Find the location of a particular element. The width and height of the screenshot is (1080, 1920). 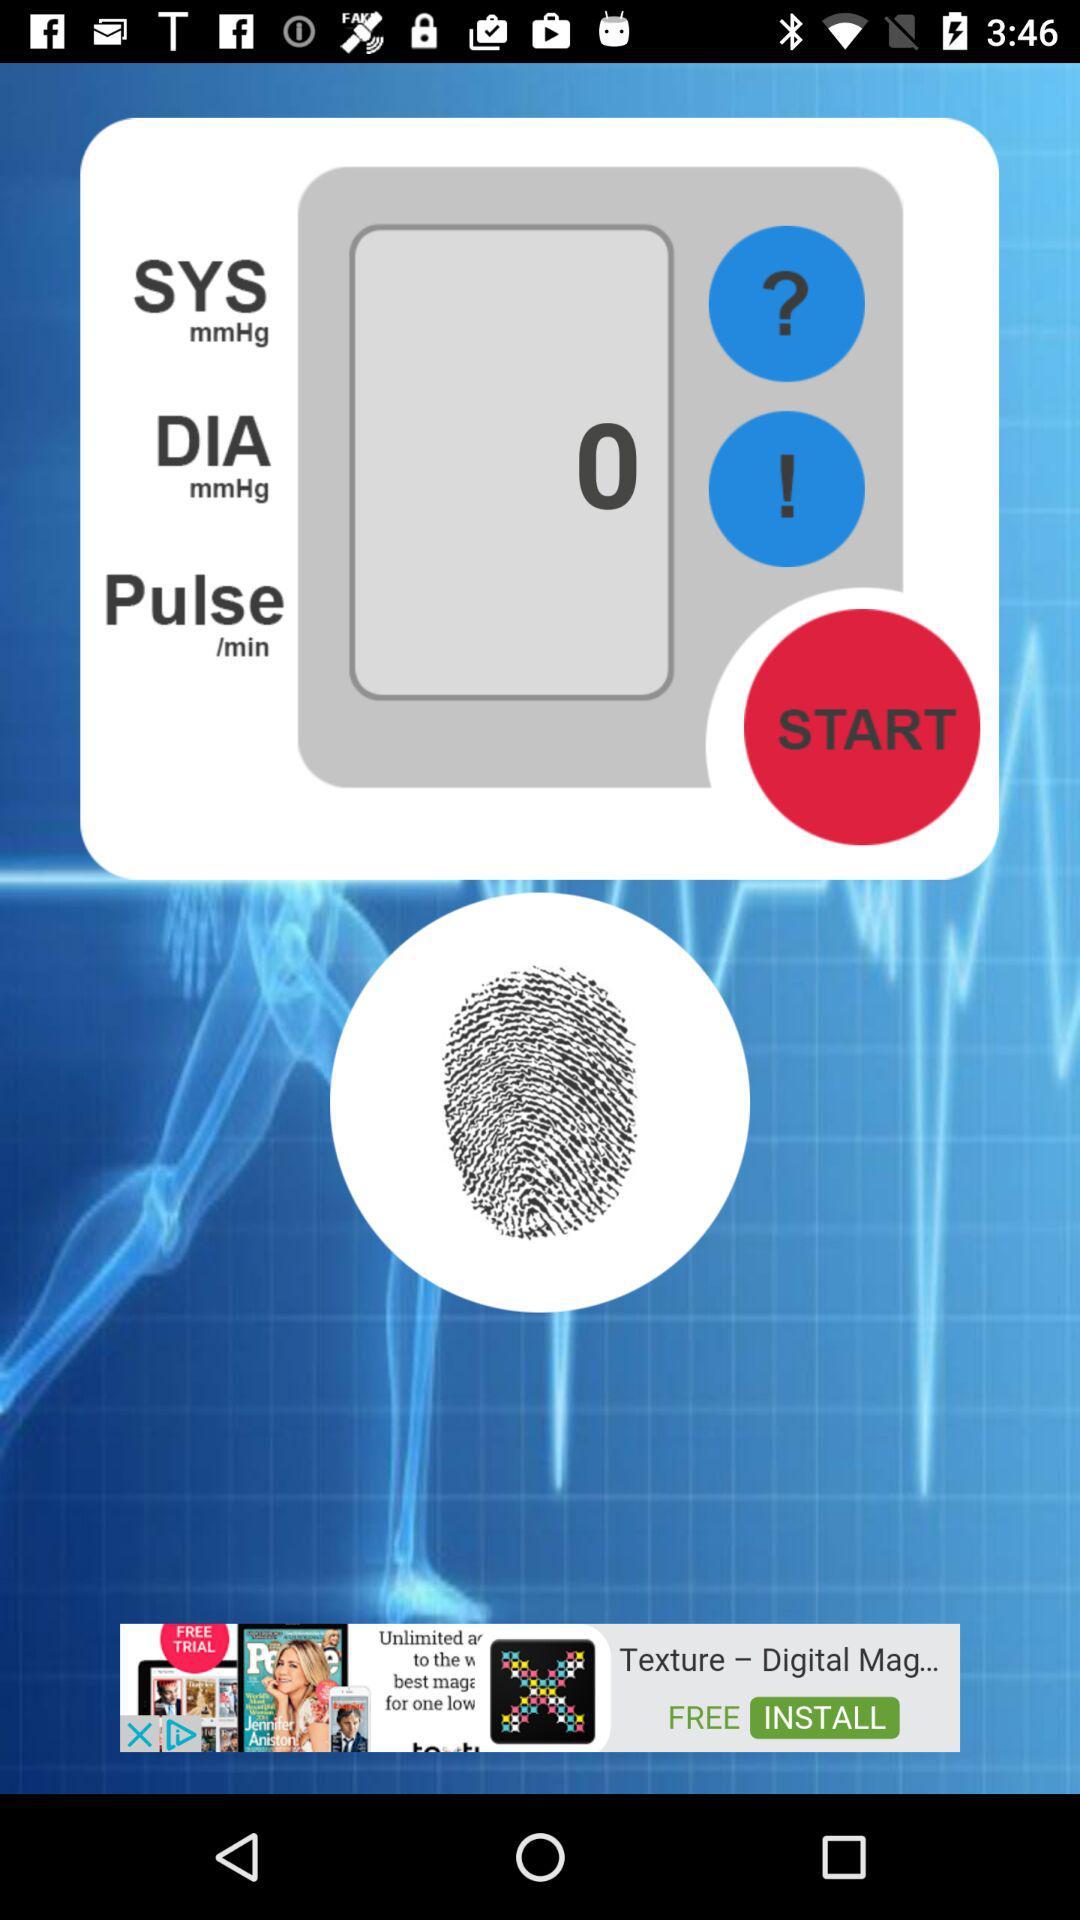

button for more informations is located at coordinates (785, 303).